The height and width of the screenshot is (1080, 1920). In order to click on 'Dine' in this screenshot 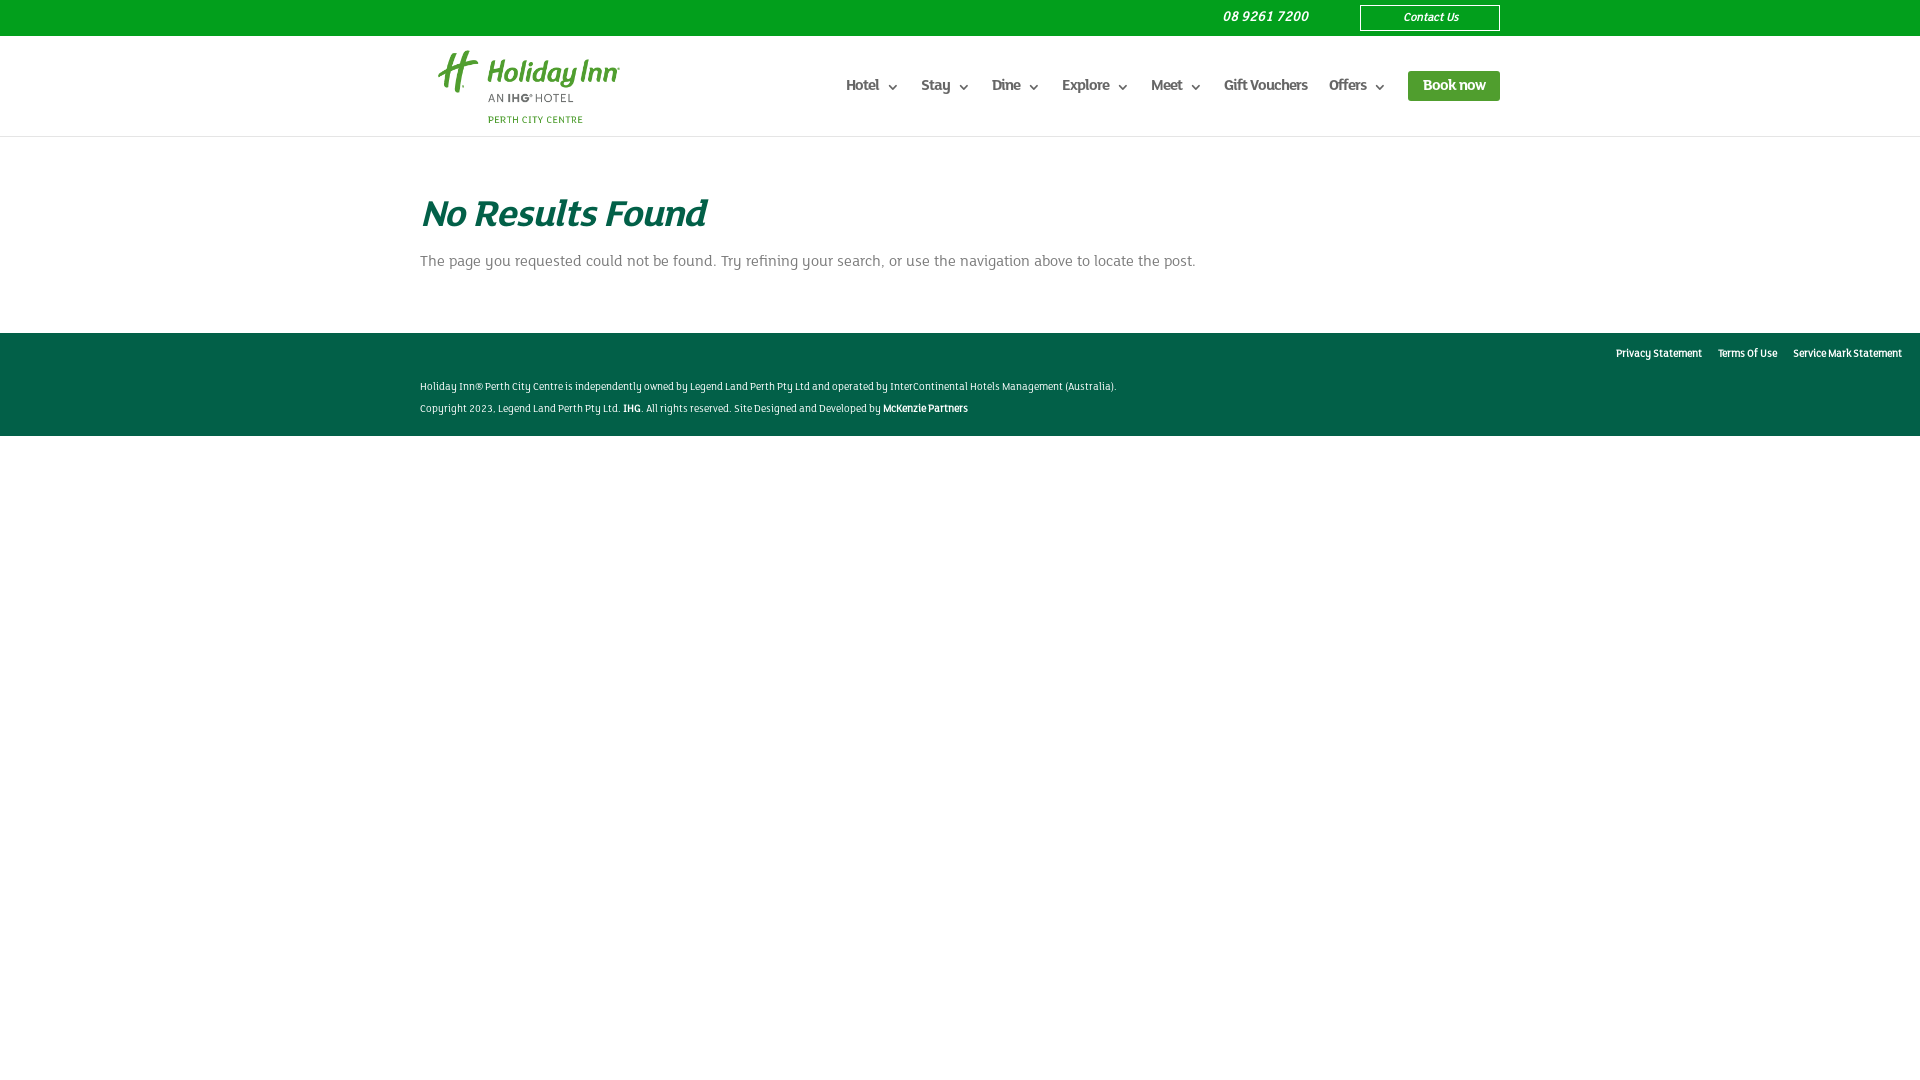, I will do `click(1016, 100)`.